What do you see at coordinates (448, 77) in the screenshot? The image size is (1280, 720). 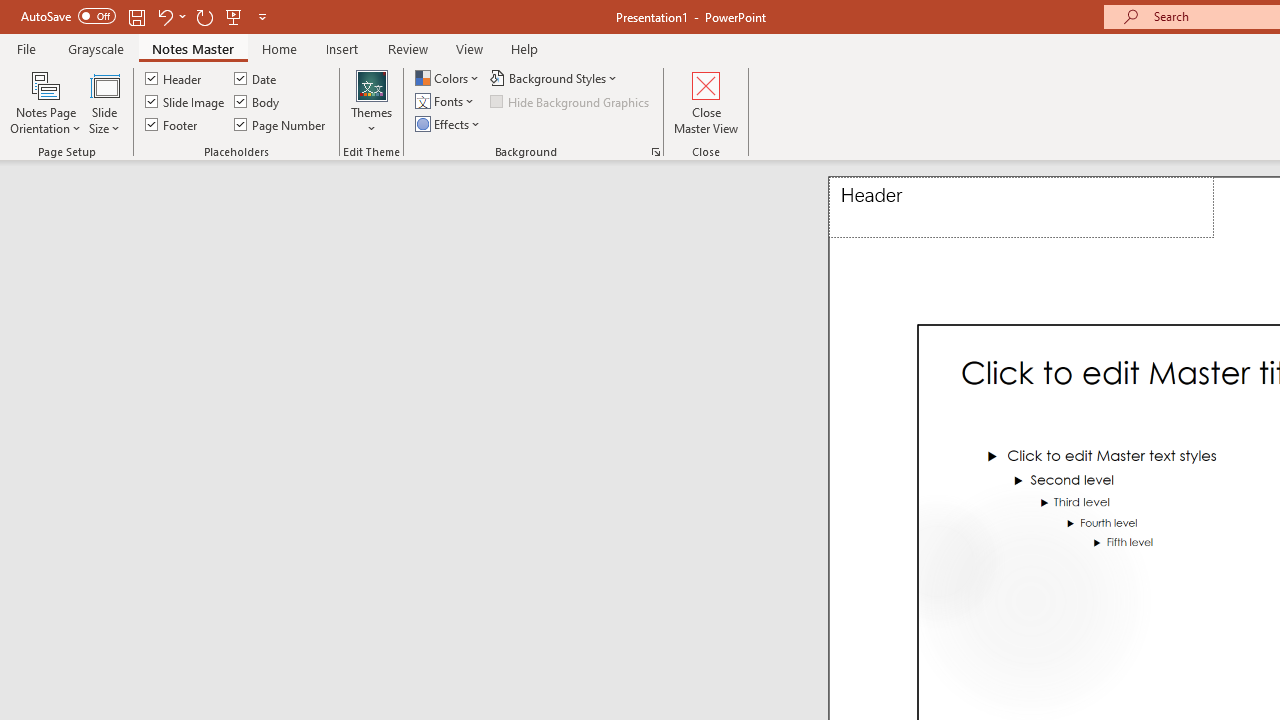 I see `'Colors'` at bounding box center [448, 77].